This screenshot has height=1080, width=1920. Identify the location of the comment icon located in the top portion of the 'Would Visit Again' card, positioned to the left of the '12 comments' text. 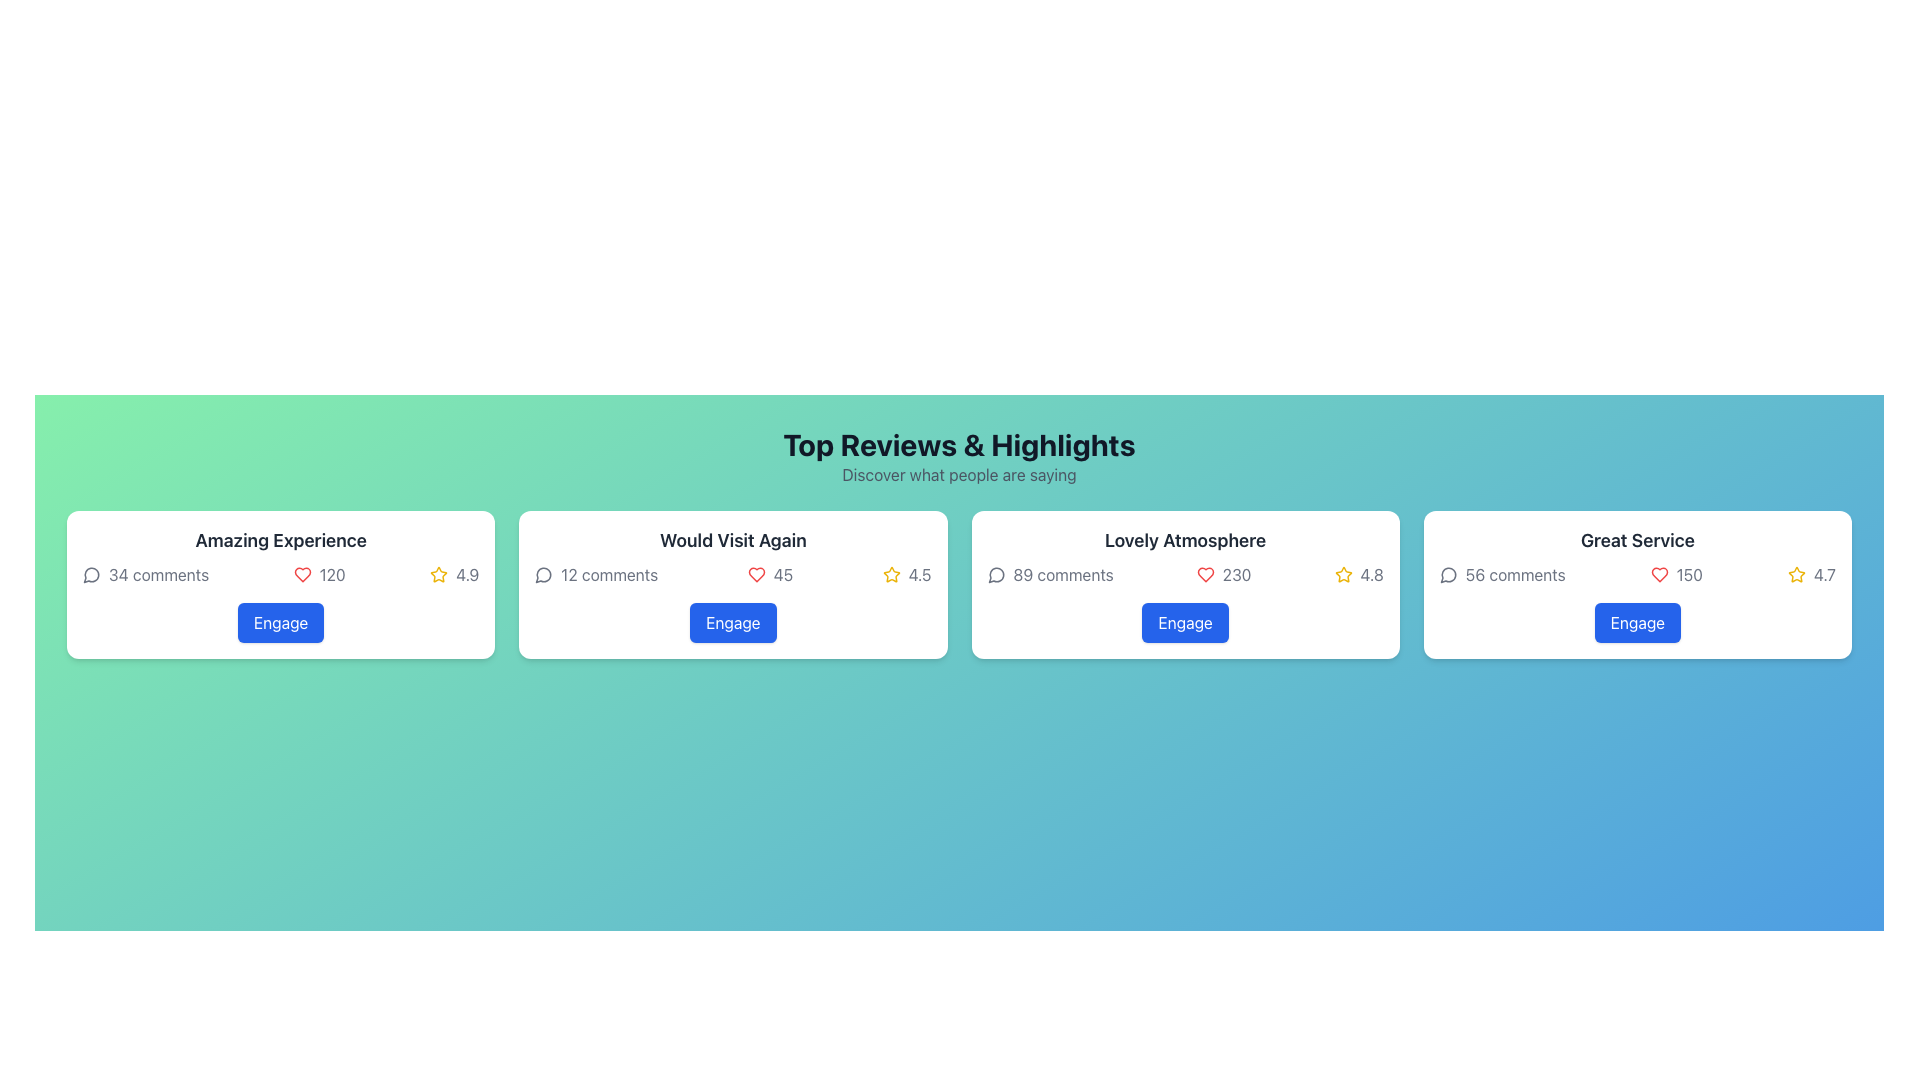
(544, 574).